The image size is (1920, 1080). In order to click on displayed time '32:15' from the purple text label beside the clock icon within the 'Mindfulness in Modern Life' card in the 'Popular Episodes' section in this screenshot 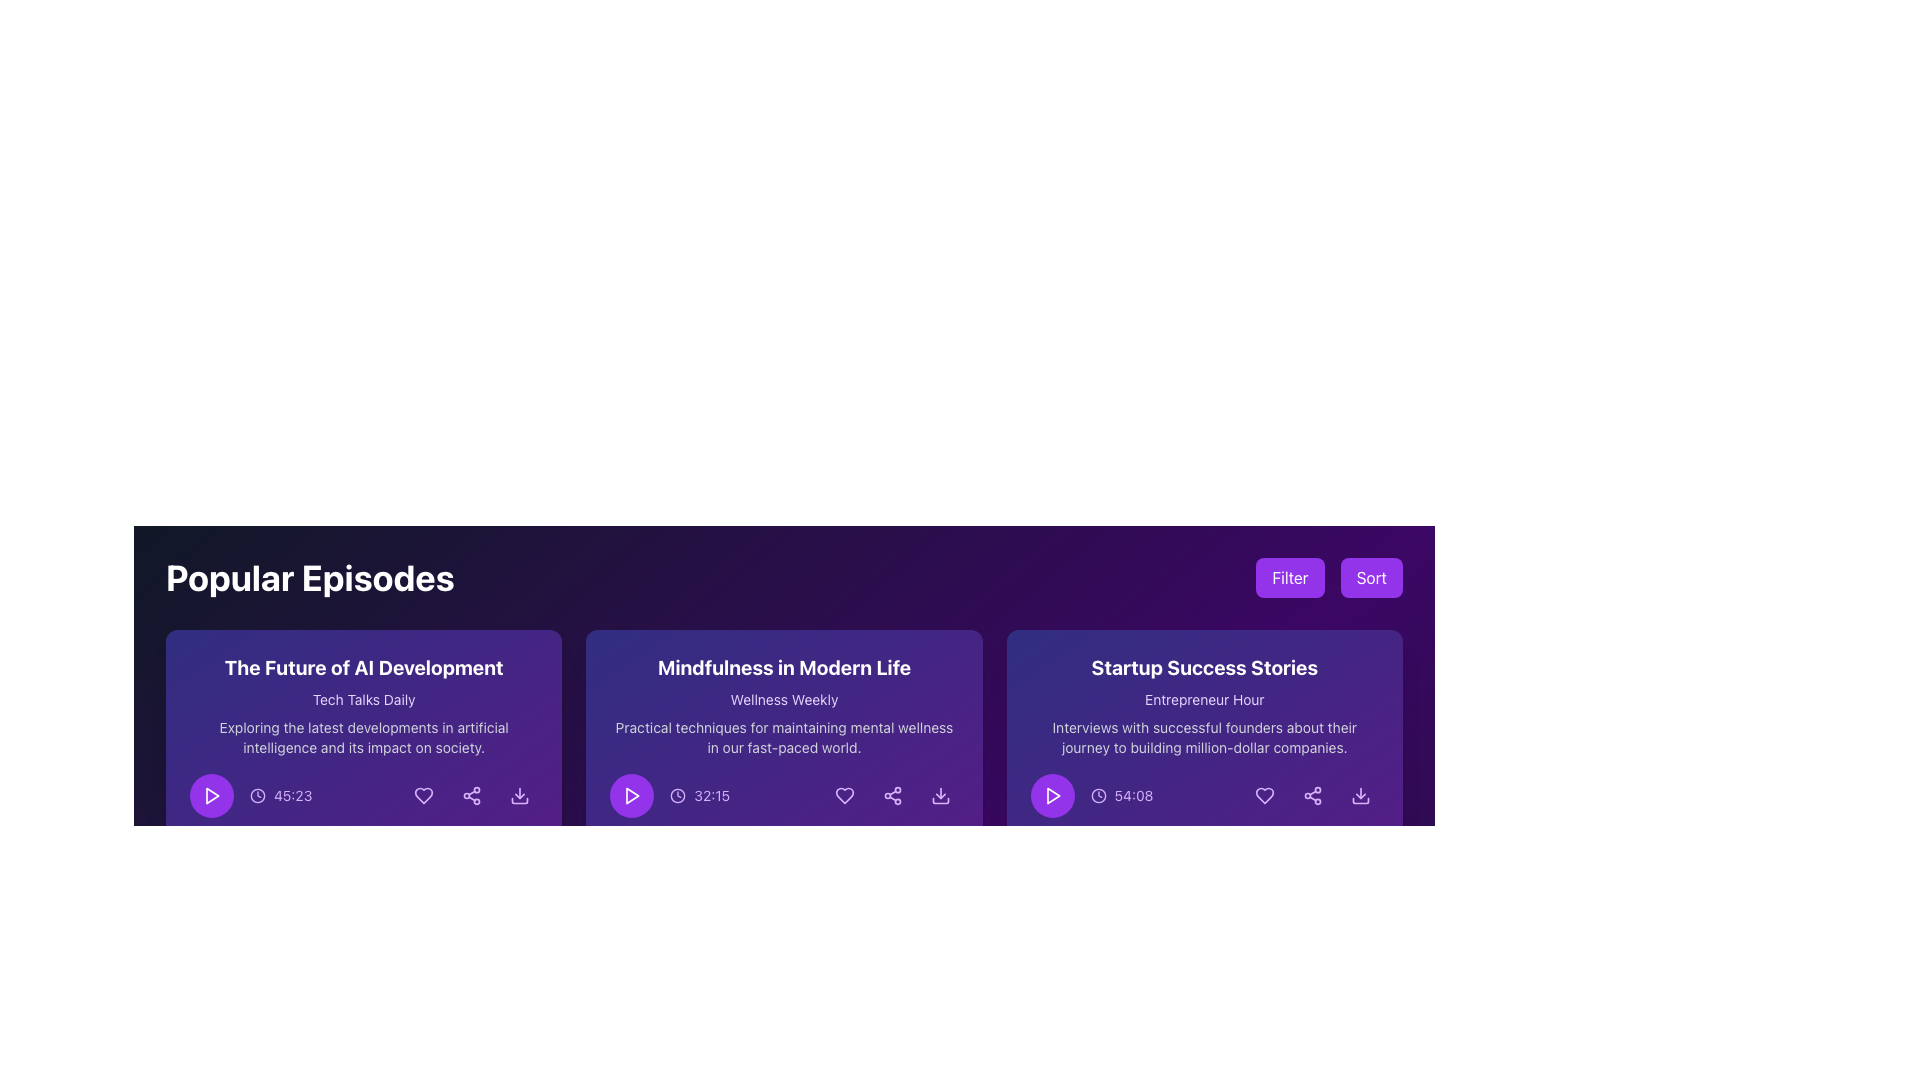, I will do `click(712, 794)`.